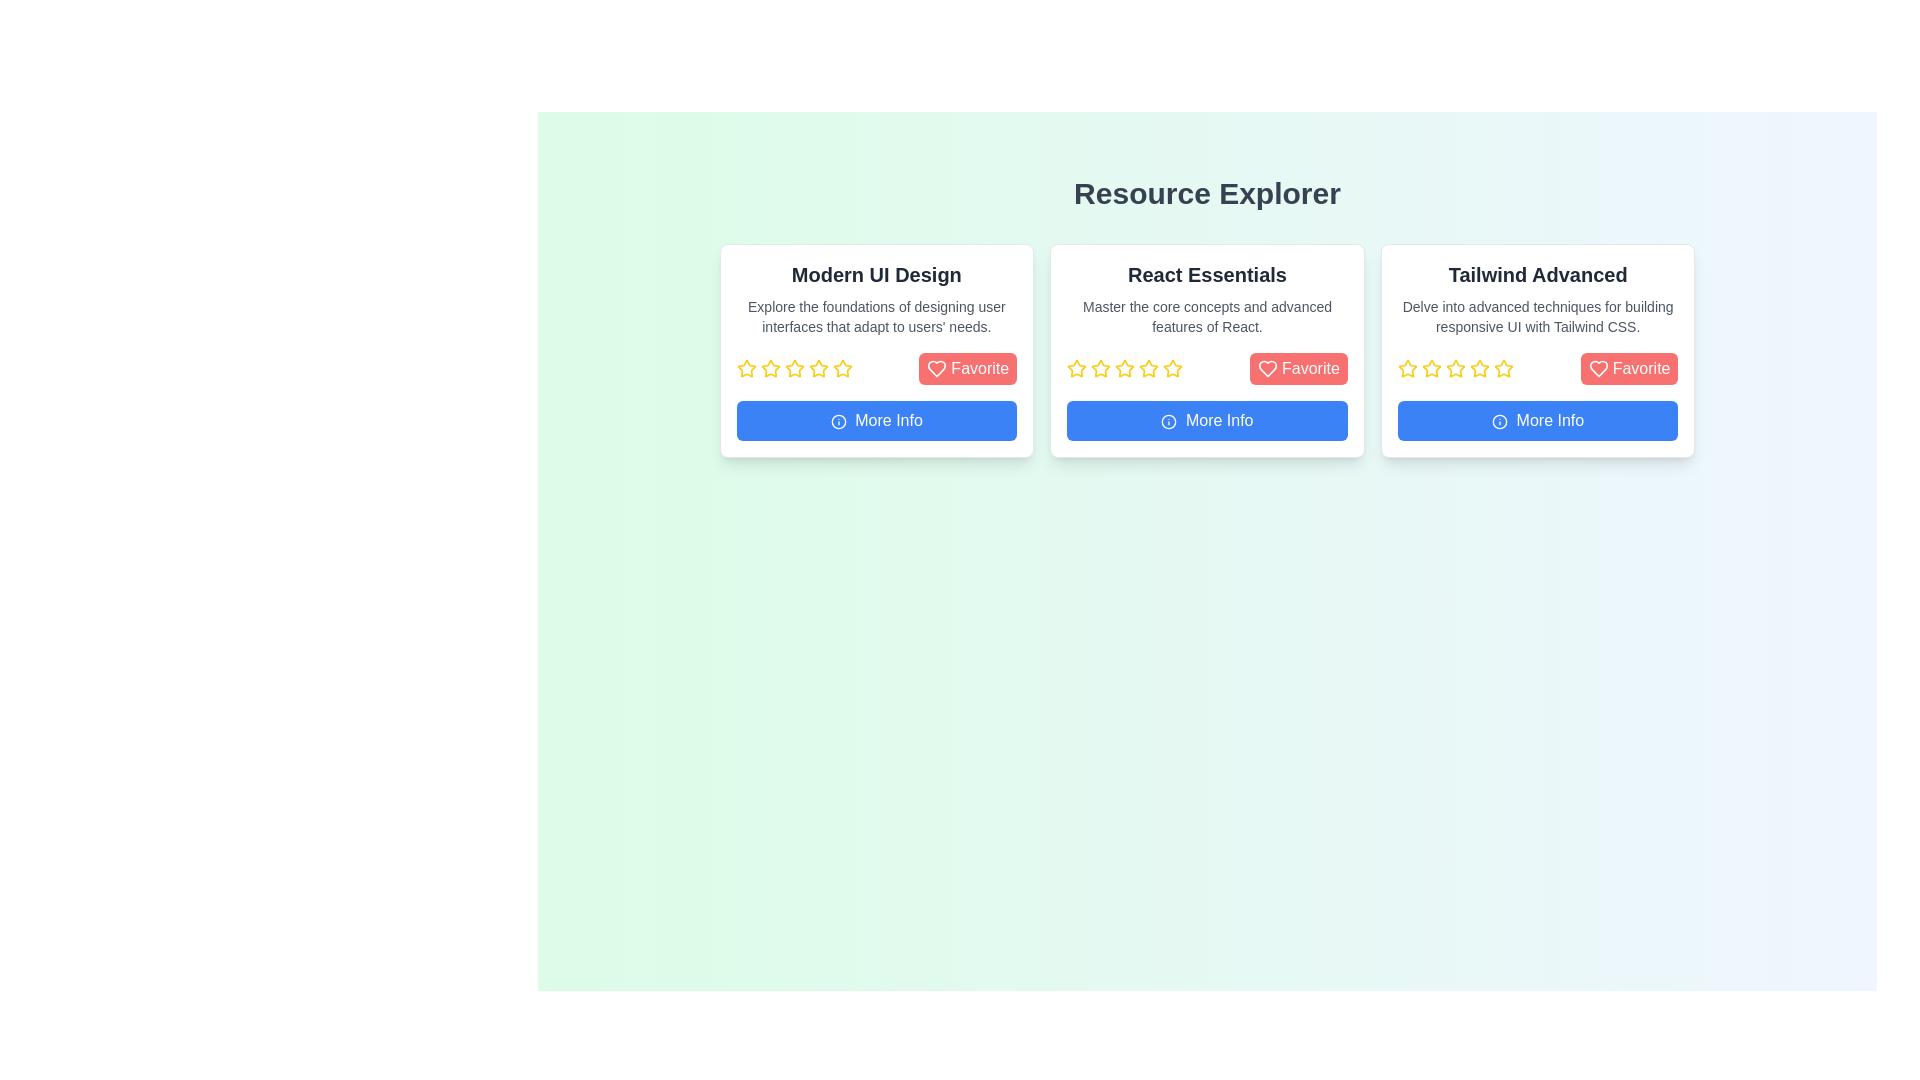  Describe the element at coordinates (1206, 315) in the screenshot. I see `the text block styled with a gray font located beneath the title 'React Essentials'` at that location.